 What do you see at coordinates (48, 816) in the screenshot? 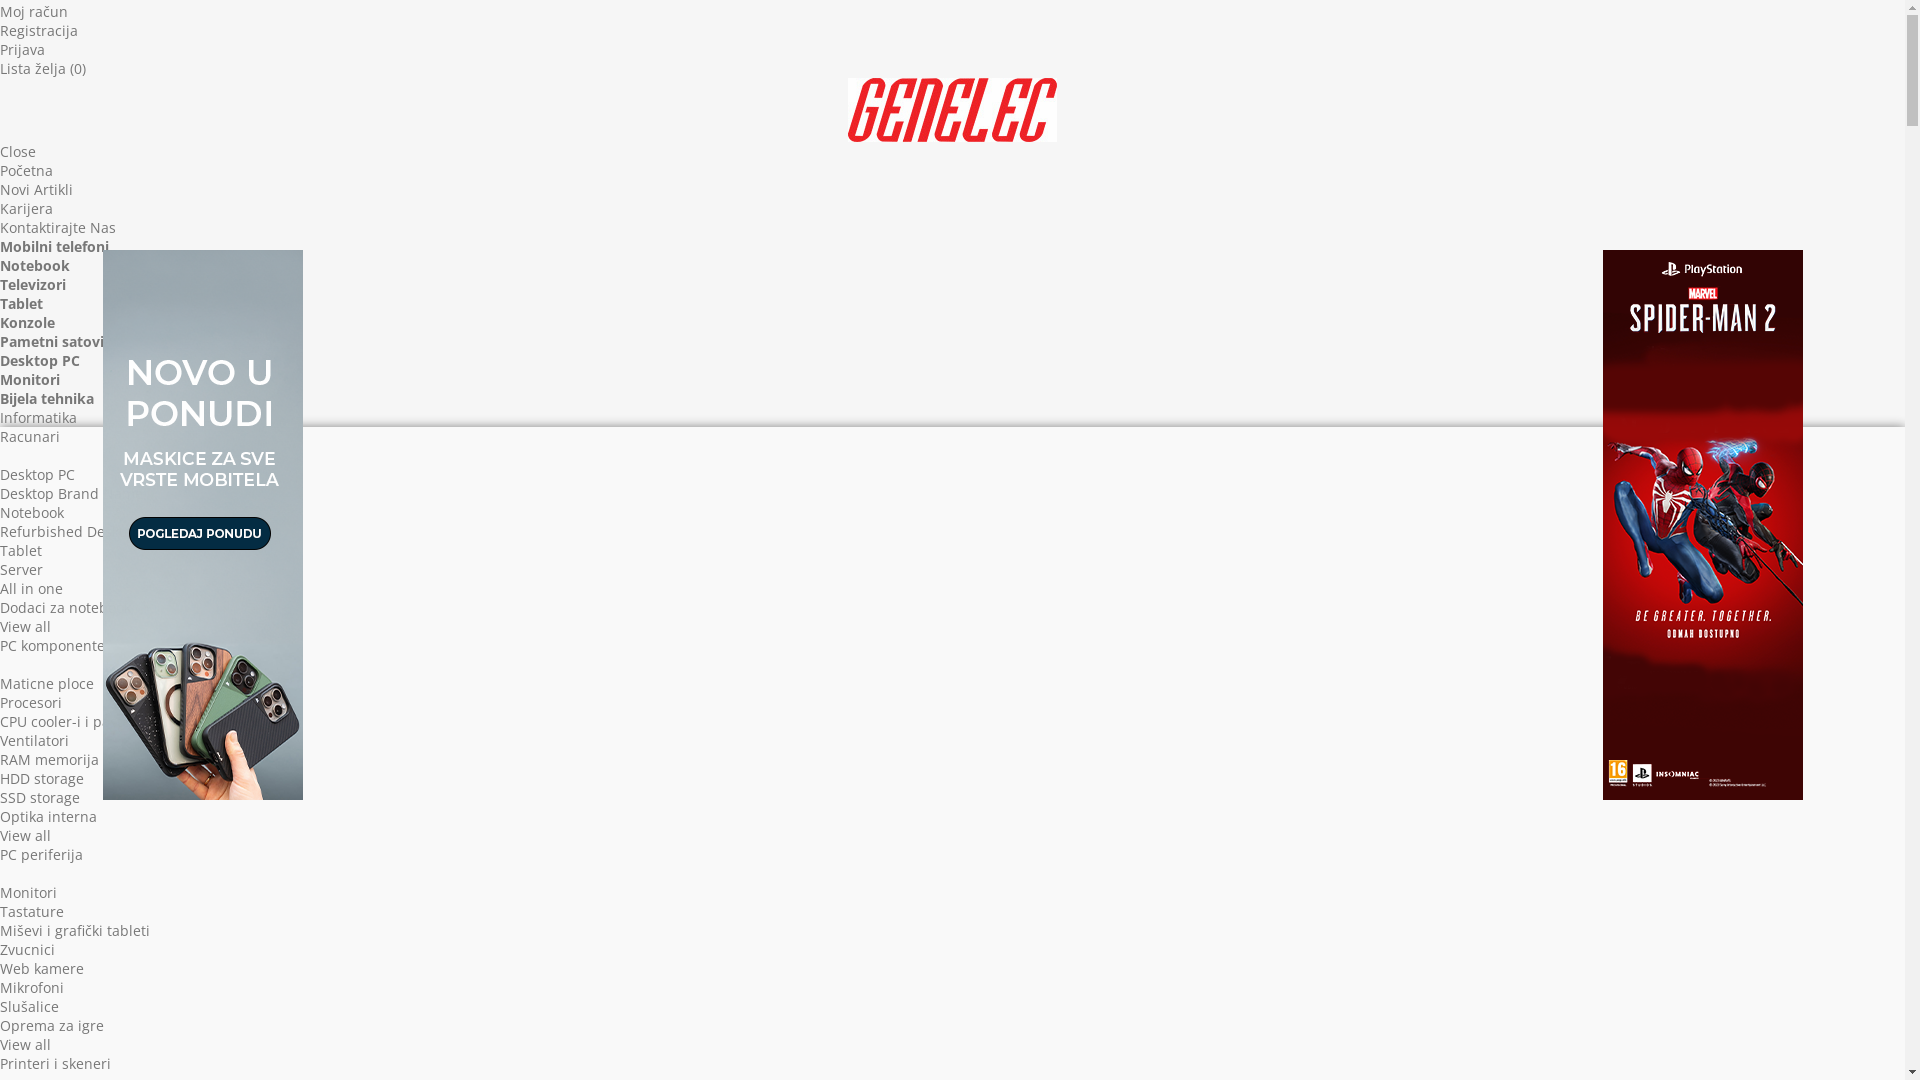
I see `'Optika interna'` at bounding box center [48, 816].